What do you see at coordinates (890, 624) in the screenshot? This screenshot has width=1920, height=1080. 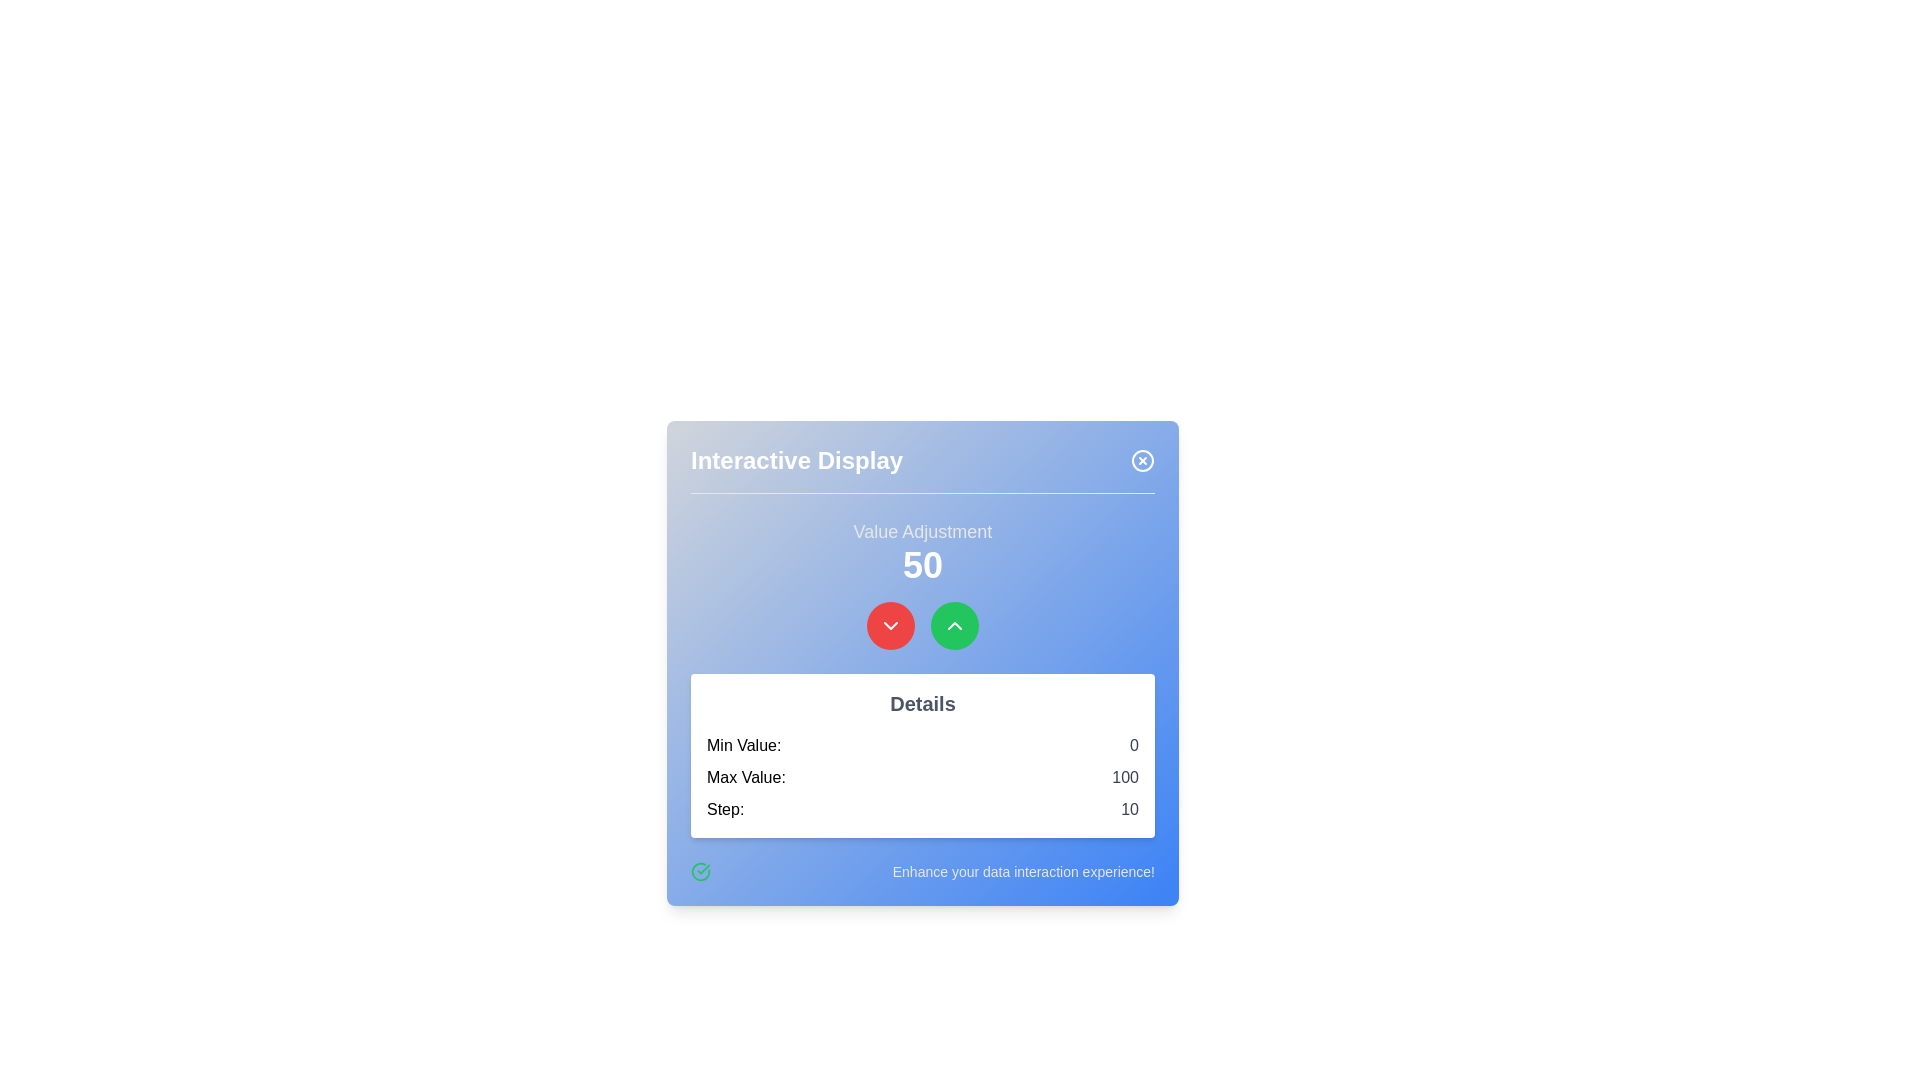 I see `the button for decreasing the displayed value, which is positioned below the value '50' and to the left of the corresponding increase button` at bounding box center [890, 624].